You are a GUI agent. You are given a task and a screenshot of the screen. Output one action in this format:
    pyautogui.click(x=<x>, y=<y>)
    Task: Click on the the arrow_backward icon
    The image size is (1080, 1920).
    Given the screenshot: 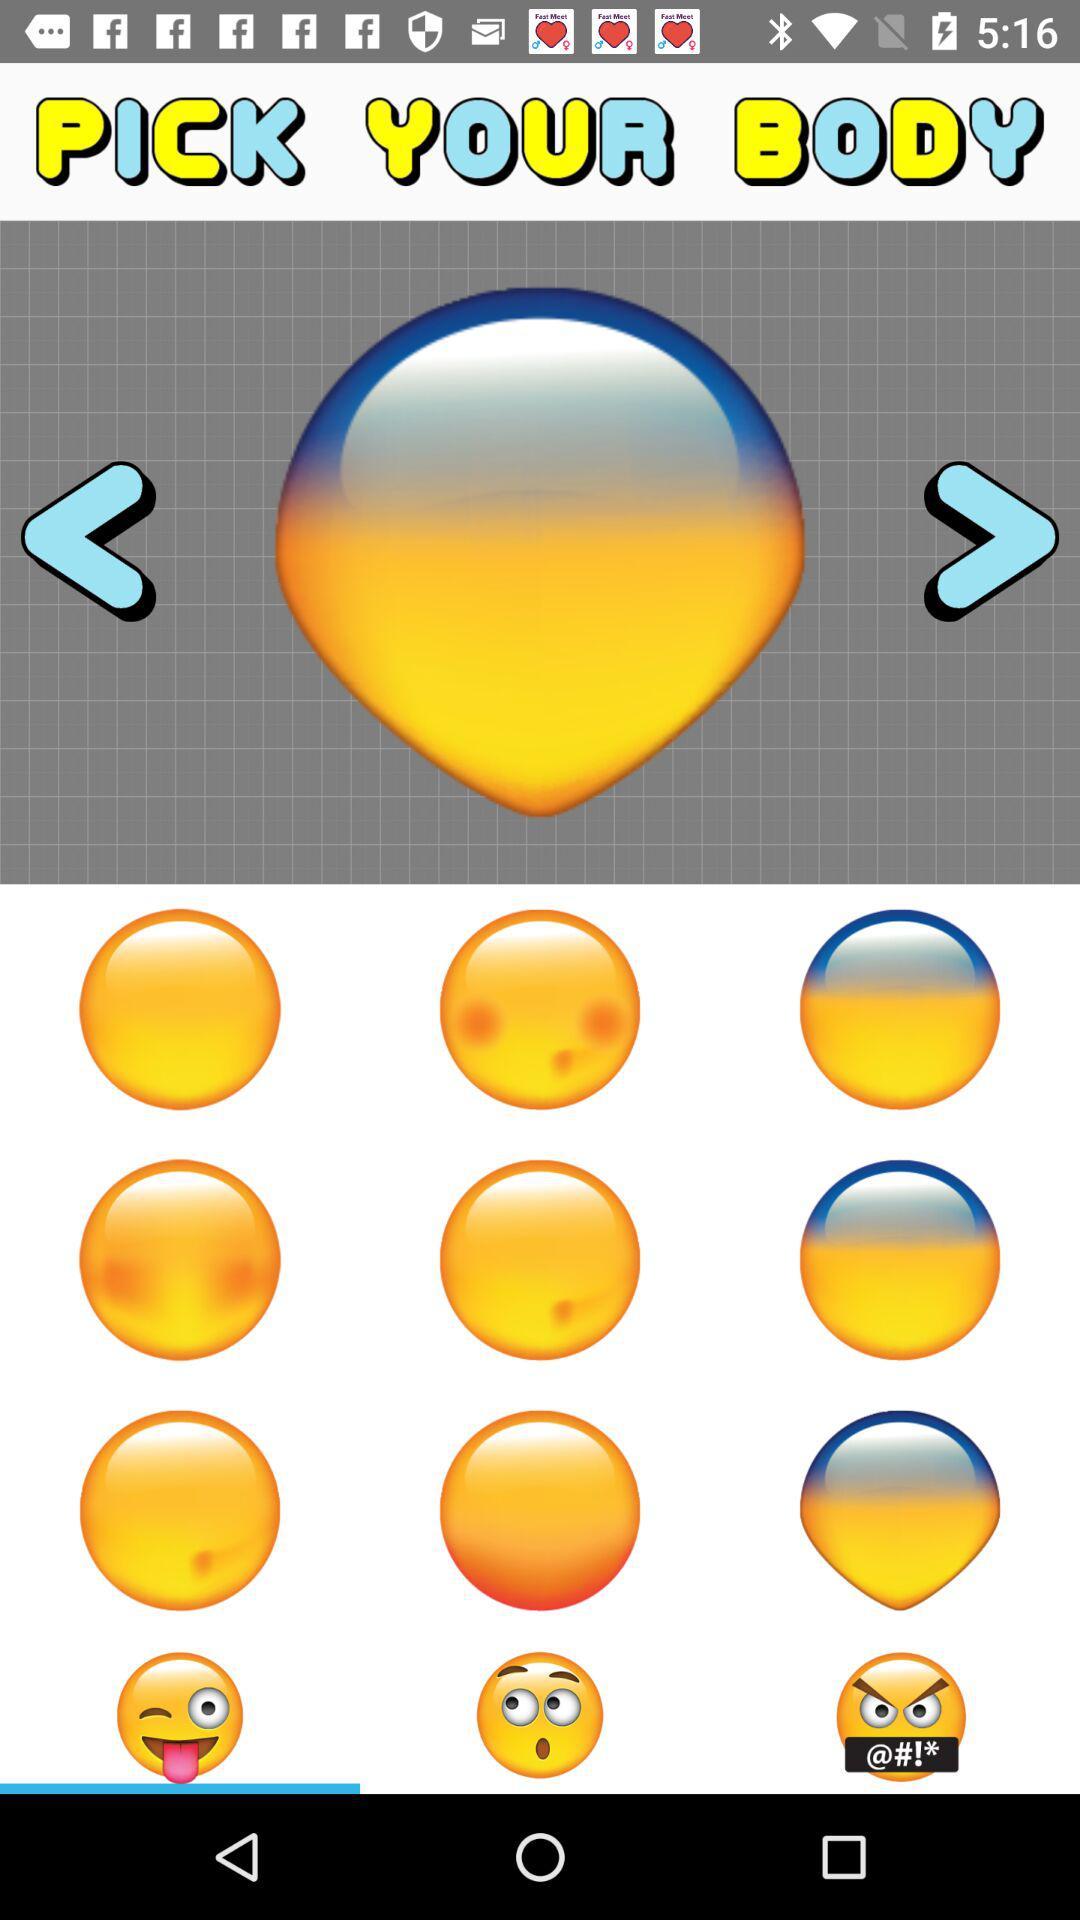 What is the action you would take?
    pyautogui.click(x=106, y=552)
    